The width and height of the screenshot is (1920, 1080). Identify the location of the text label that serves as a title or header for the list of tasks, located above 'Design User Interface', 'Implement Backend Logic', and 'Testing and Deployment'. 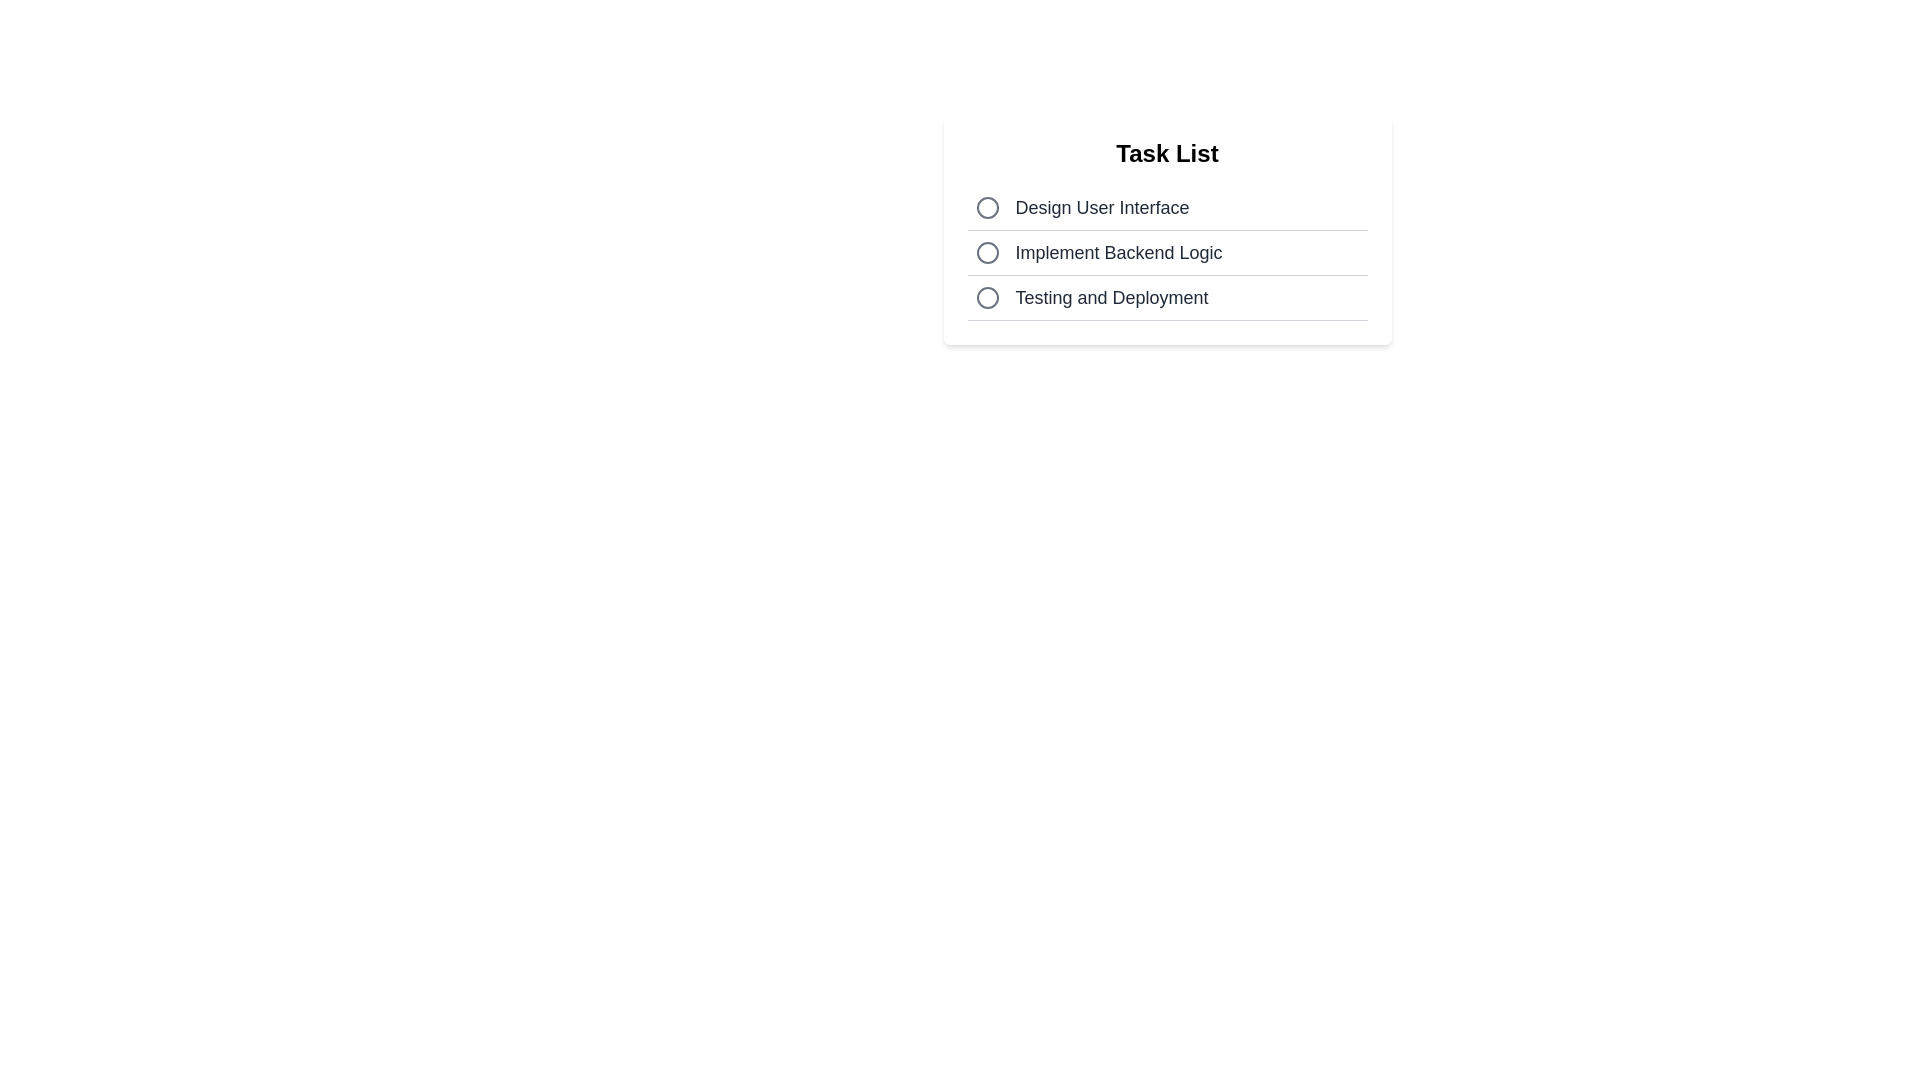
(1167, 153).